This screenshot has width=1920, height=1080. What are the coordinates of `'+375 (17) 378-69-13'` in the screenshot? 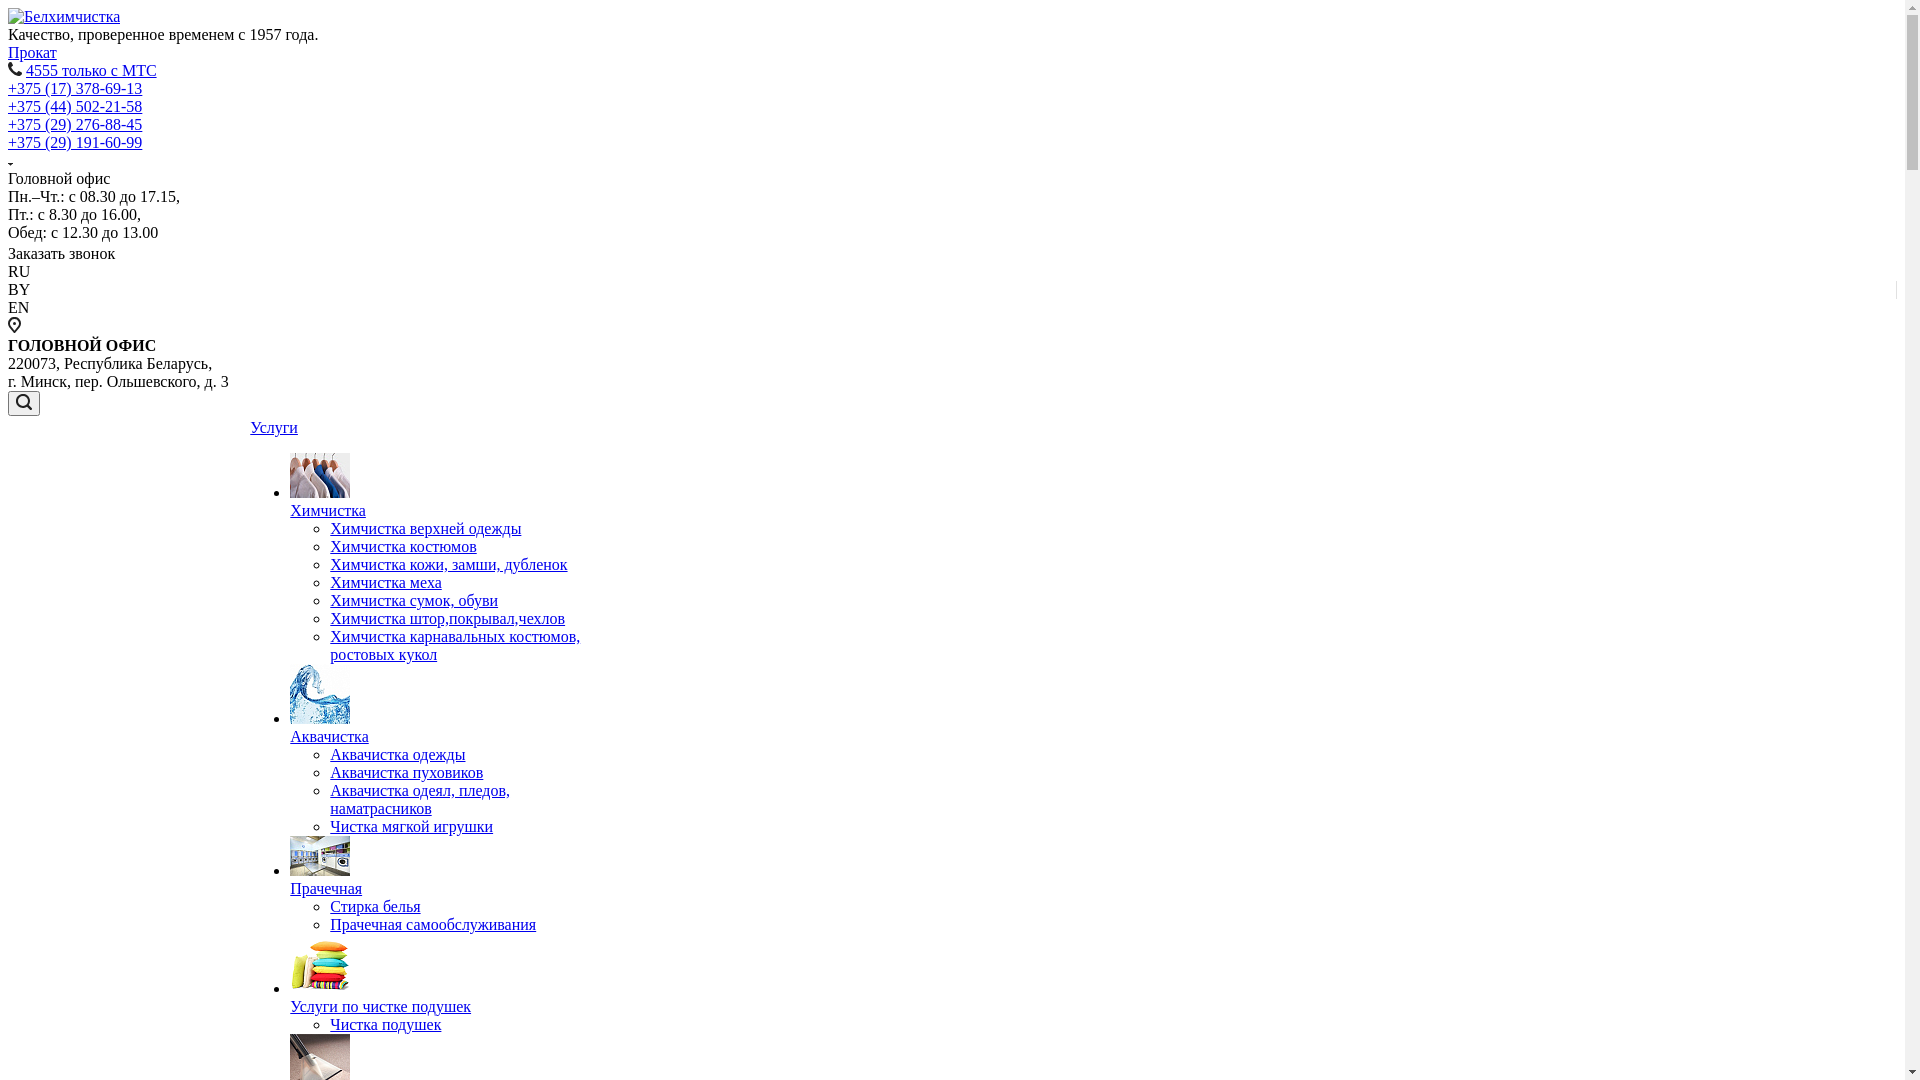 It's located at (75, 87).